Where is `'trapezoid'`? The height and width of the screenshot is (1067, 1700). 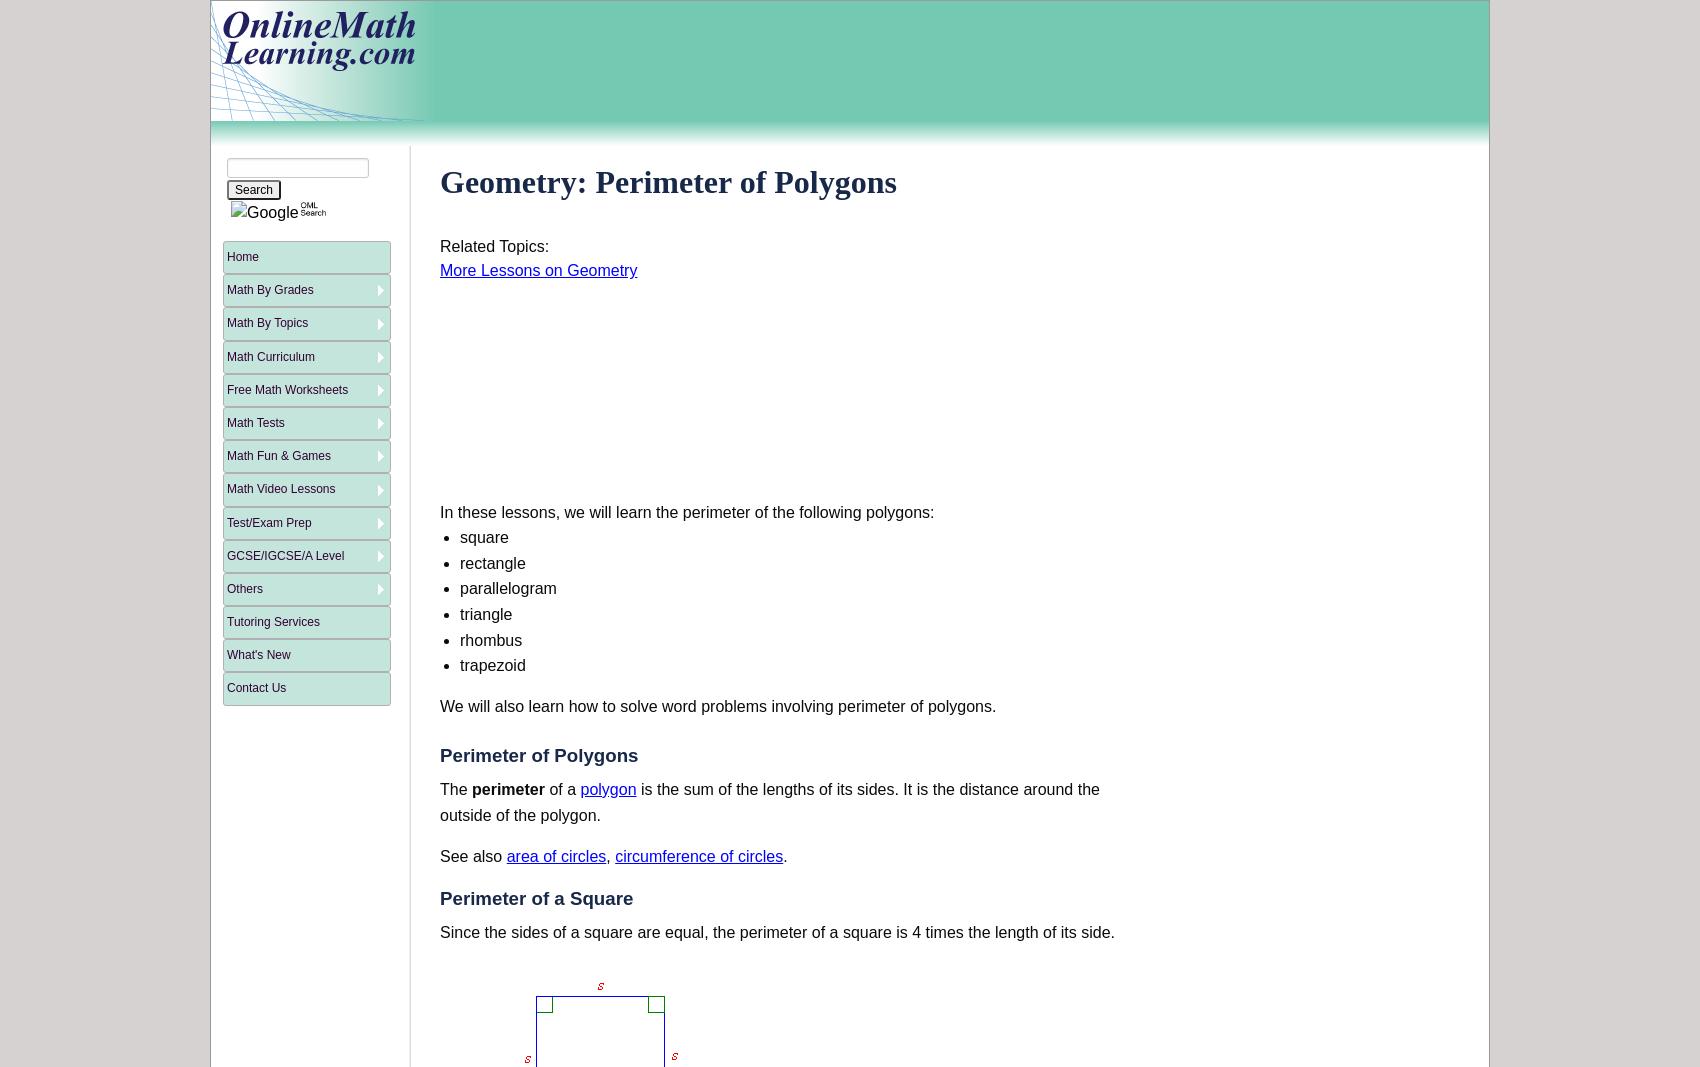 'trapezoid' is located at coordinates (460, 665).